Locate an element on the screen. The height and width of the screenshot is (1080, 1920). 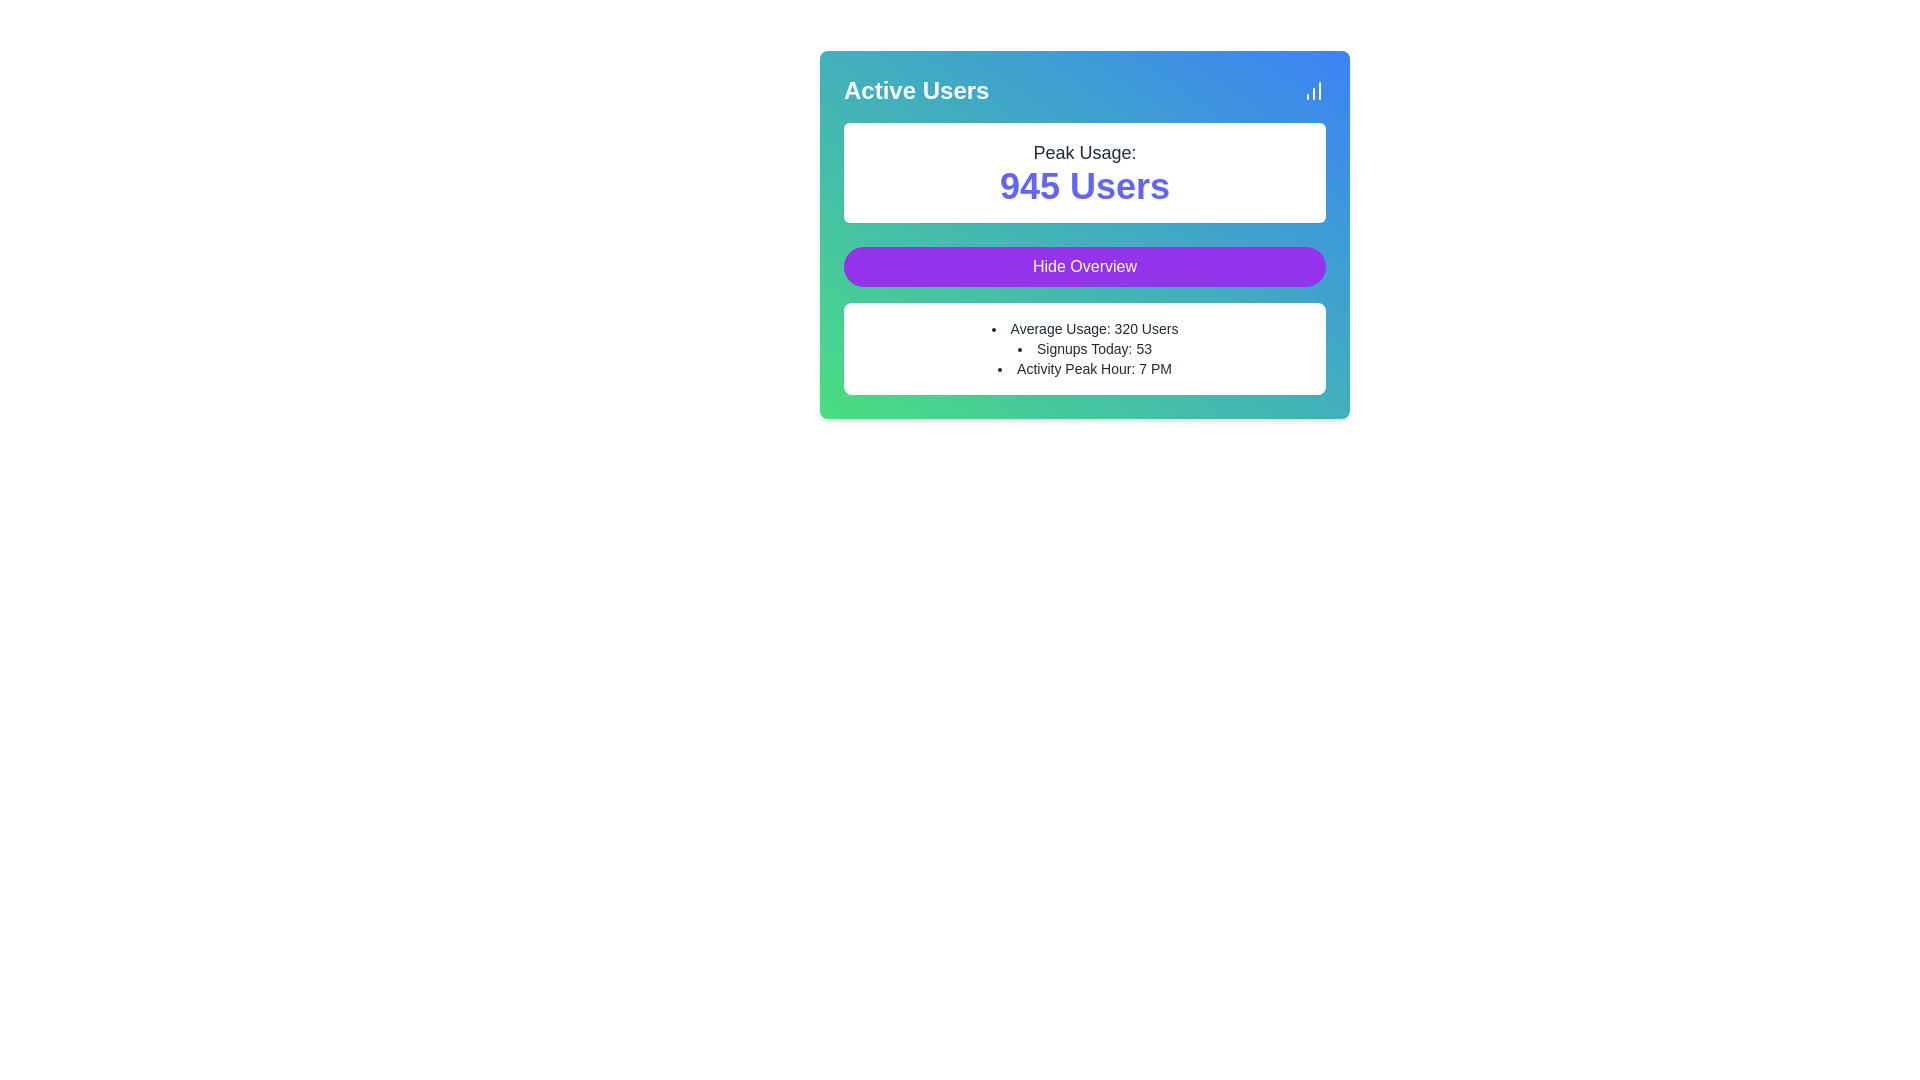
the title text label at the top-left corner of the card component that indicates information about active users is located at coordinates (915, 91).